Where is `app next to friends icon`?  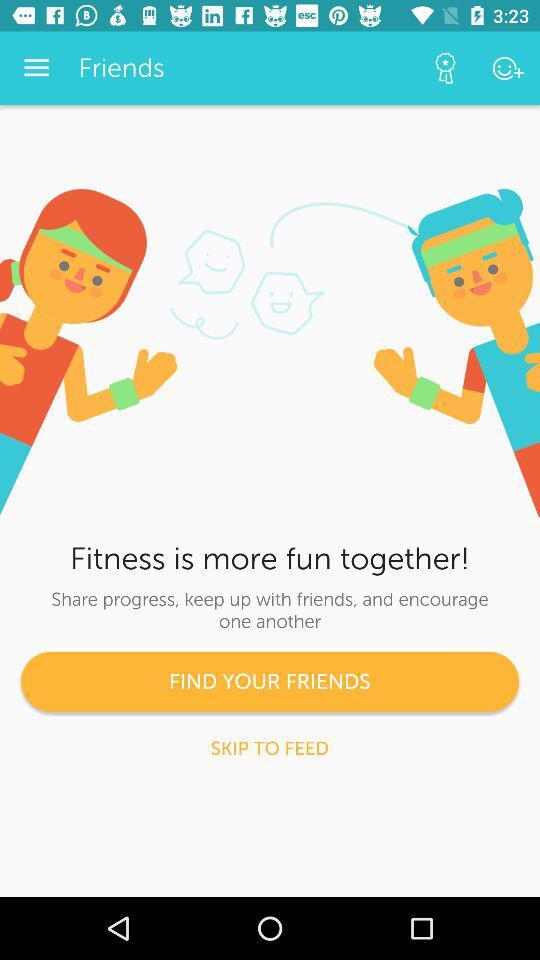 app next to friends icon is located at coordinates (36, 68).